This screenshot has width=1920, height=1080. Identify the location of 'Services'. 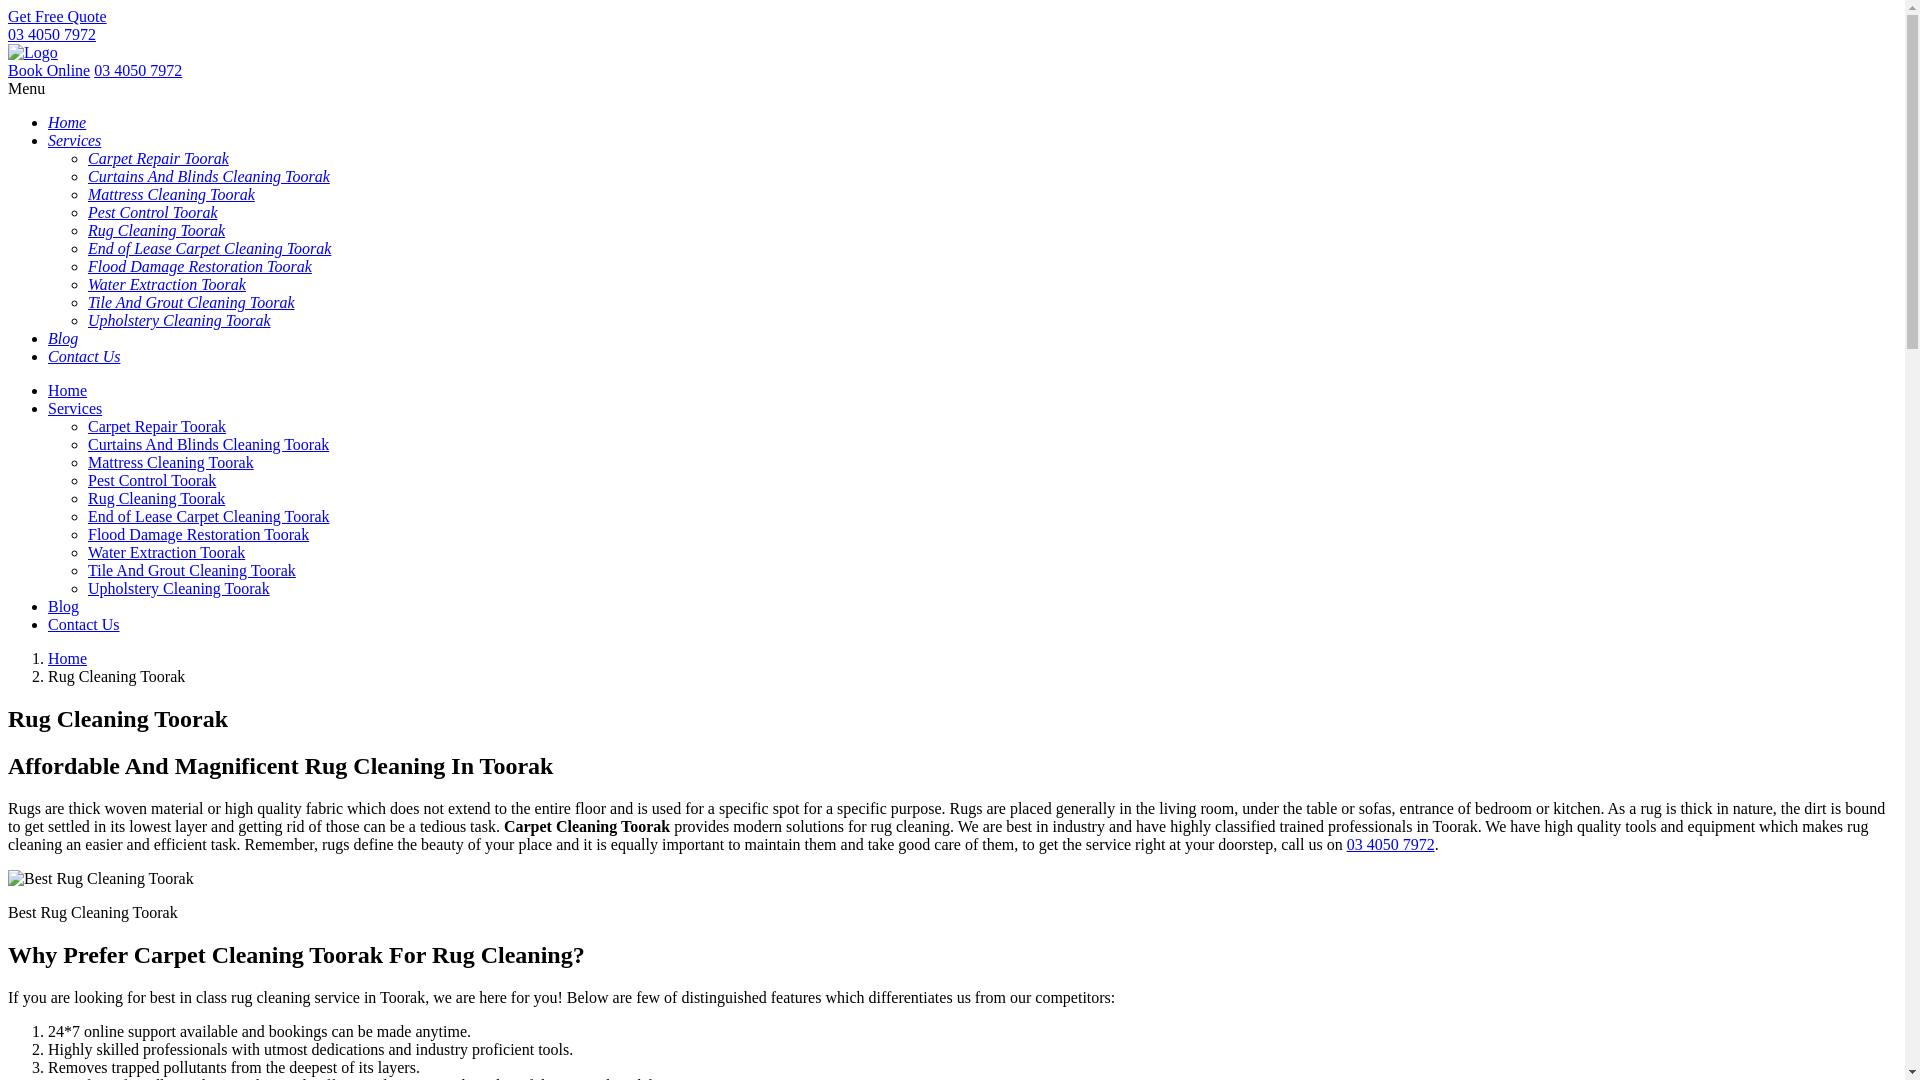
(75, 407).